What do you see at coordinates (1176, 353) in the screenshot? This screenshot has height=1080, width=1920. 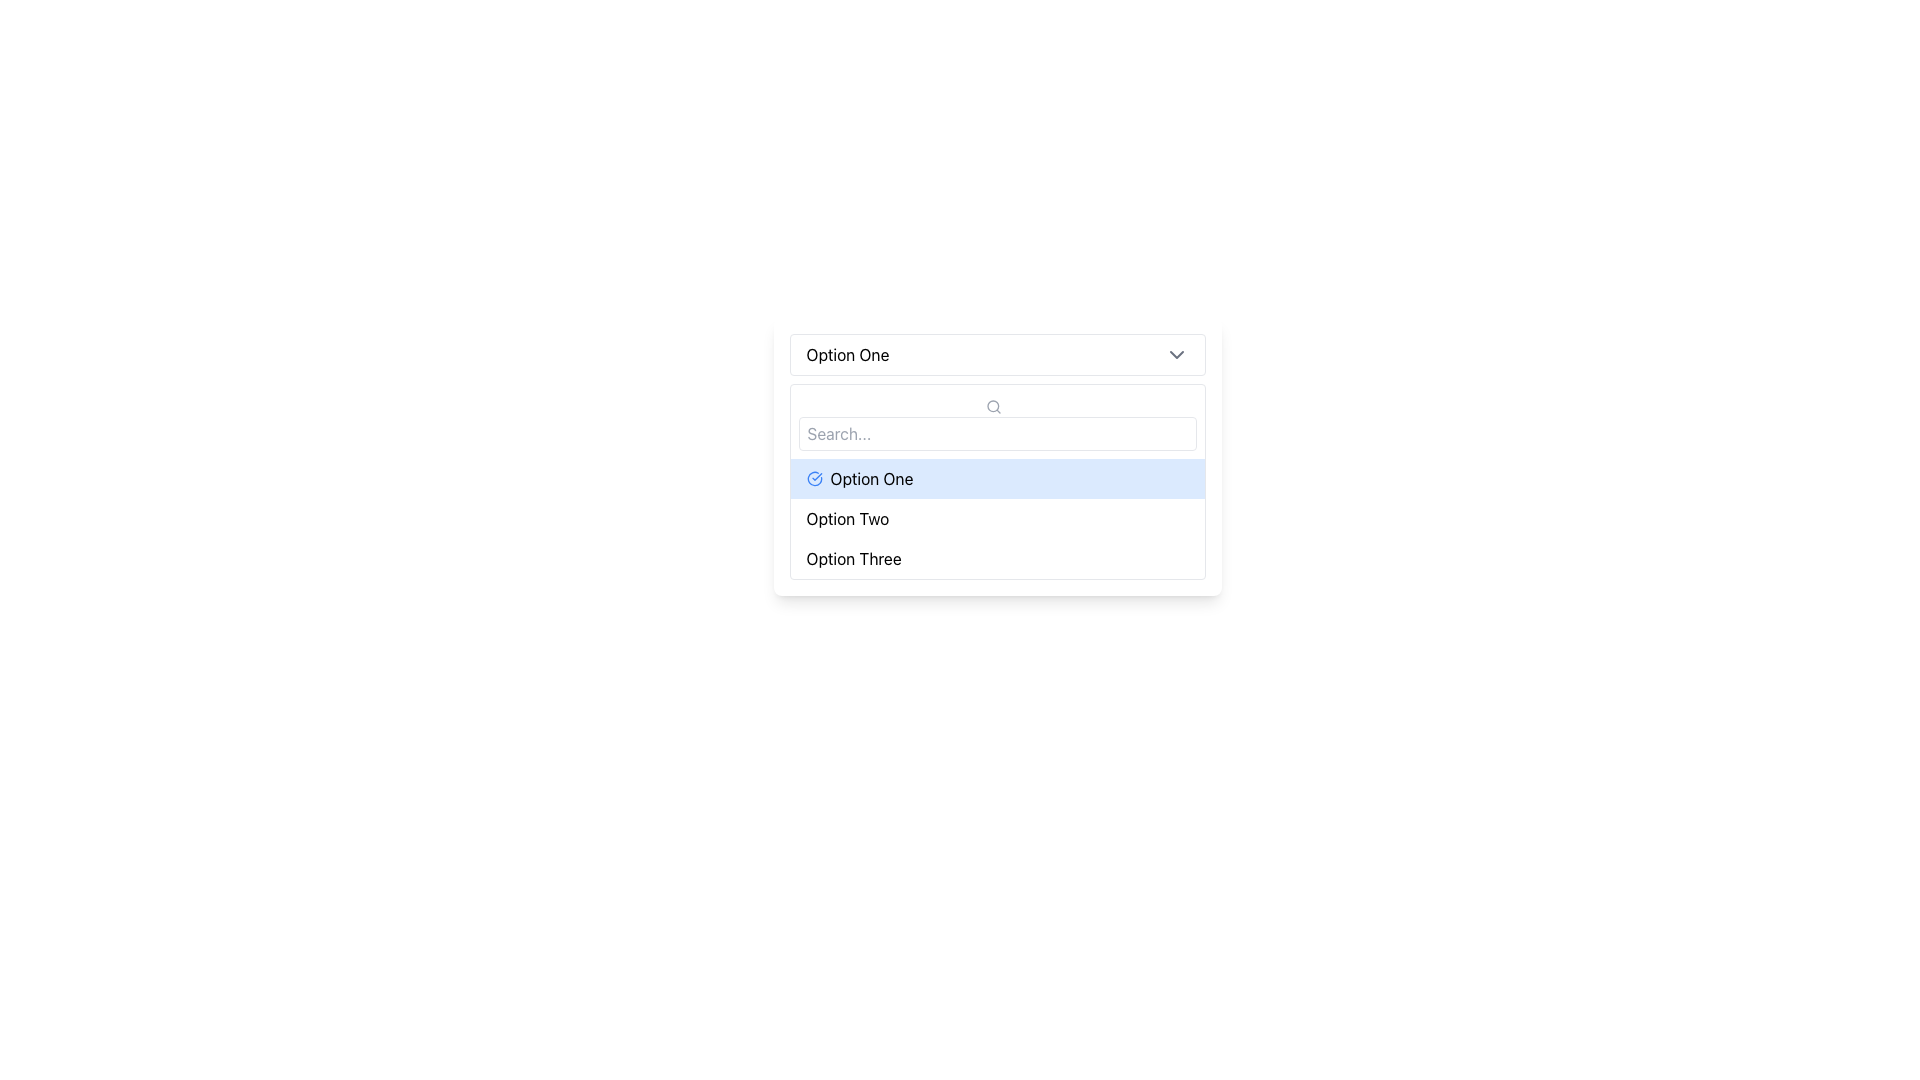 I see `the downward-pointing chevron arrow icon located in the upper right of the dropdown interface next to 'Option One'` at bounding box center [1176, 353].